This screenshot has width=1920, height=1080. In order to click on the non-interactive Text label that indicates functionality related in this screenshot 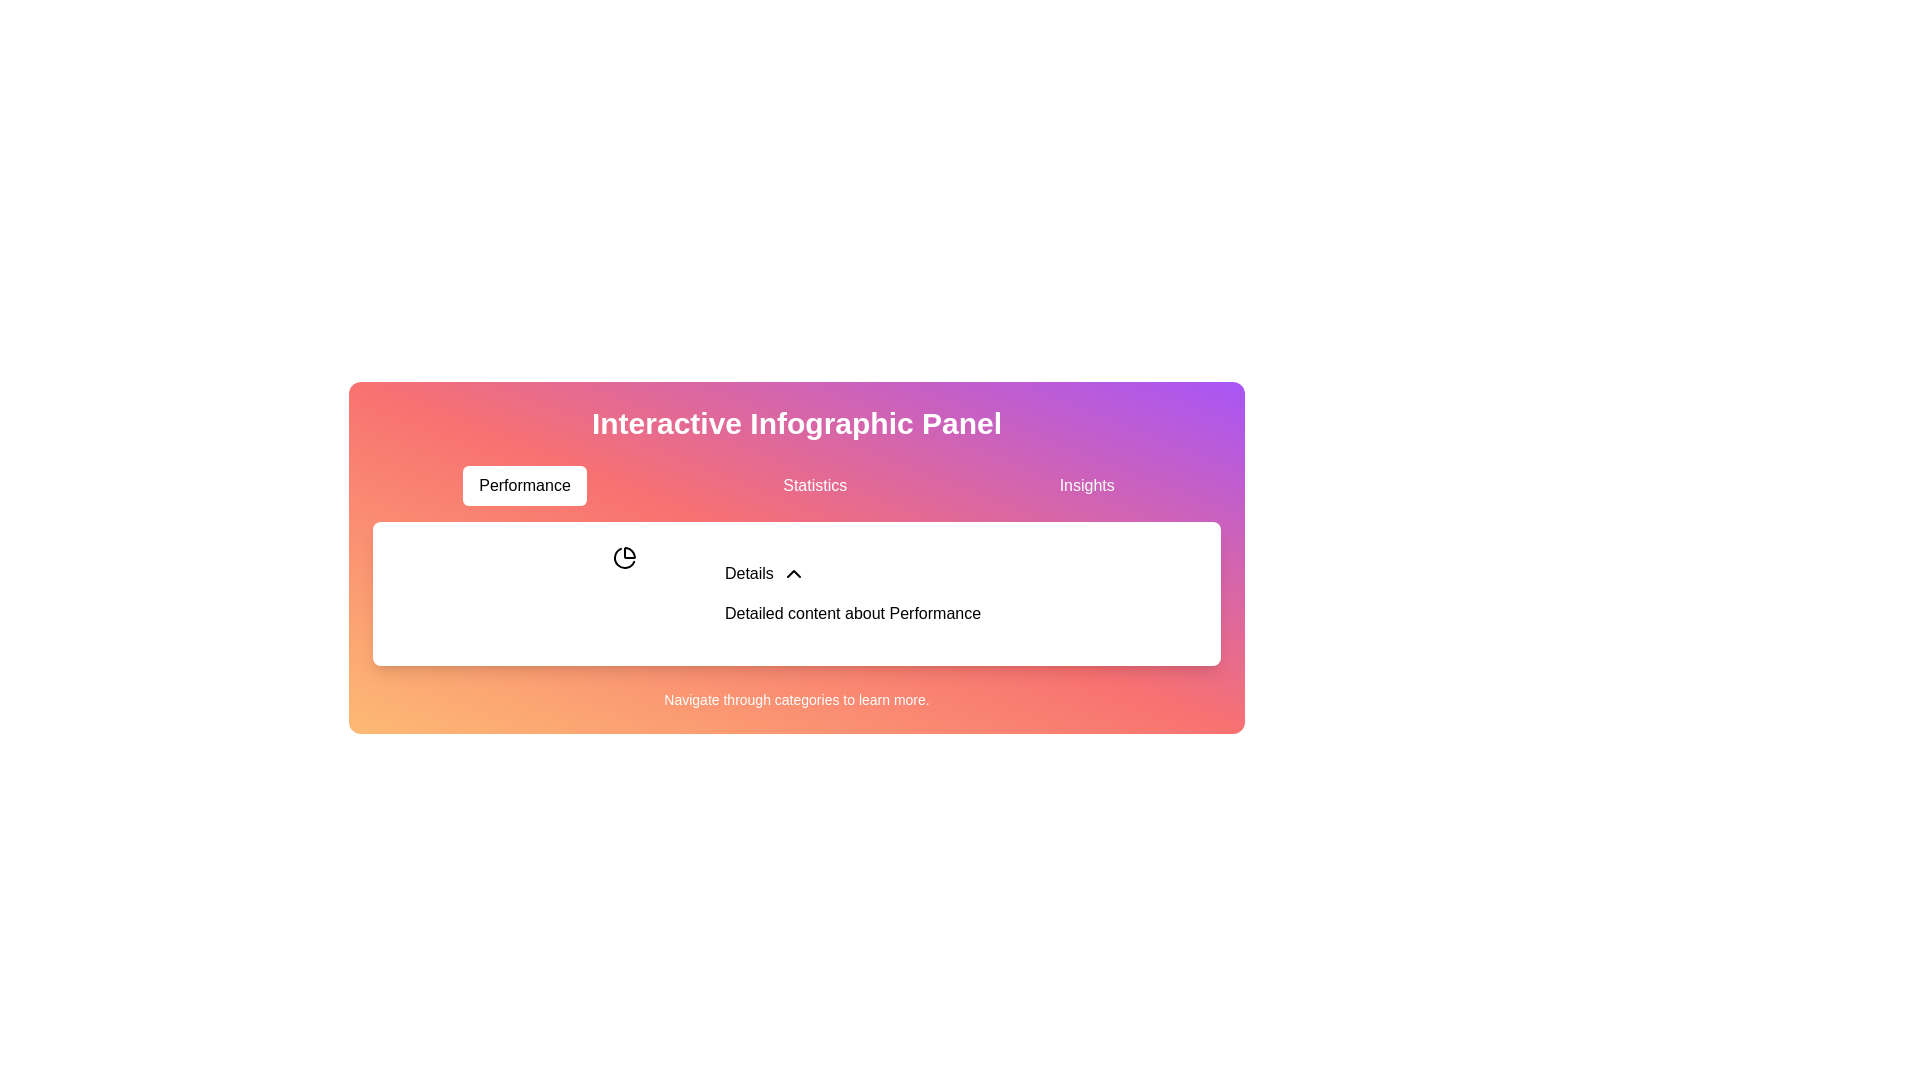, I will do `click(748, 574)`.